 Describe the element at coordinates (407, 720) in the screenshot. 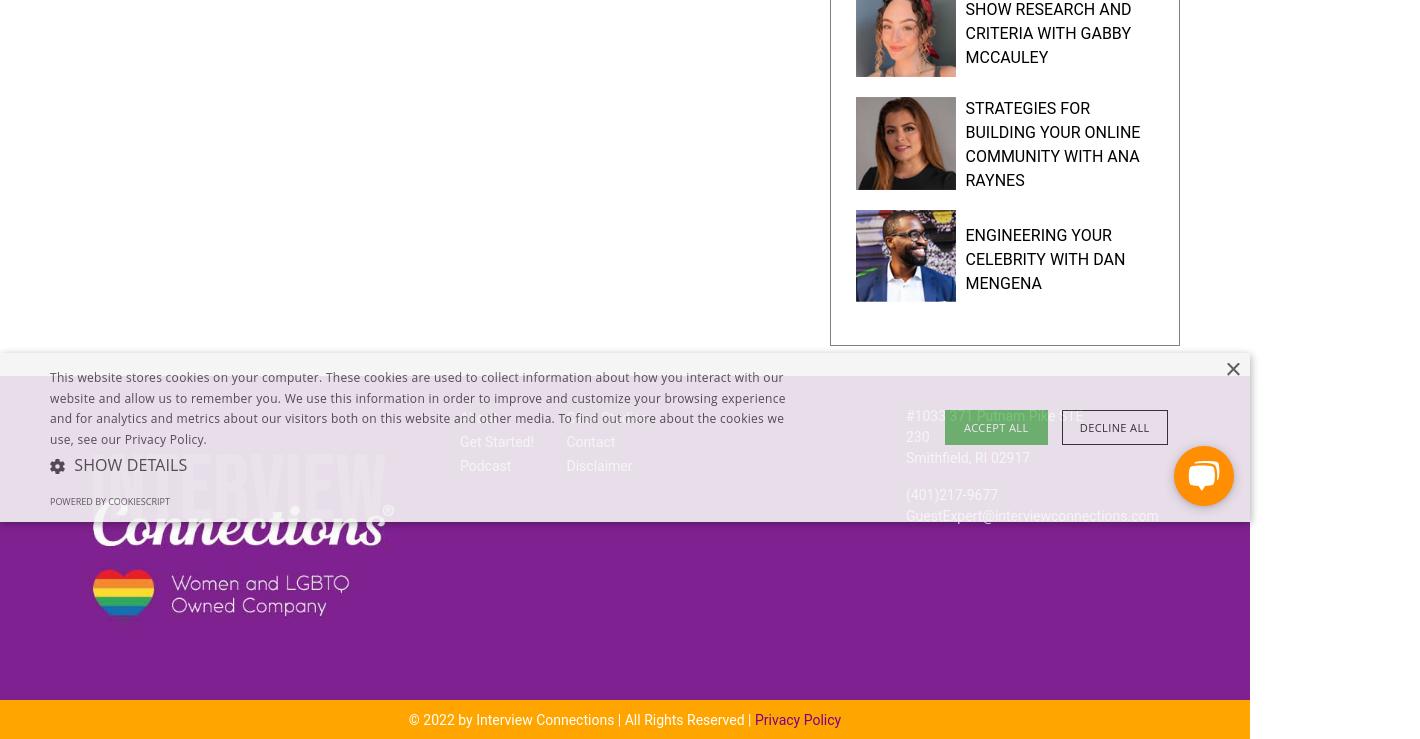

I see `'© 2022 by Interview Connections | All Rights Reserved |'` at that location.